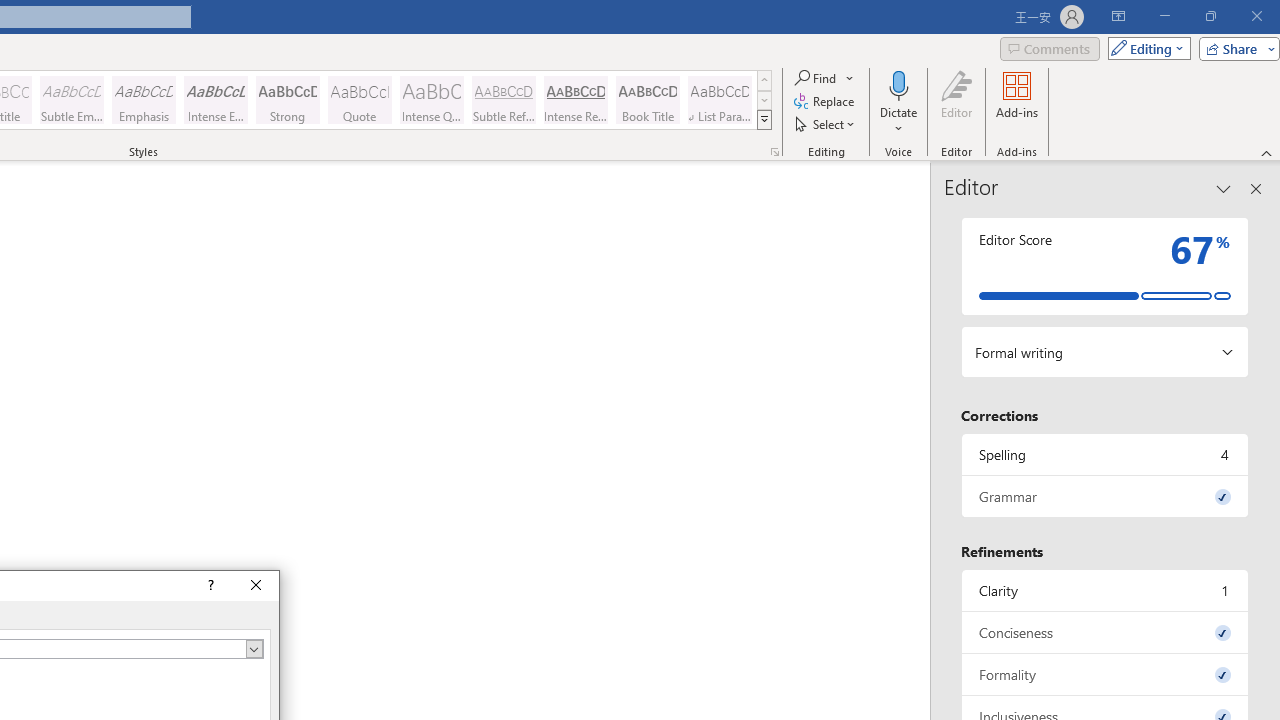 Image resolution: width=1280 pixels, height=720 pixels. I want to click on 'Intense Emphasis', so click(216, 100).